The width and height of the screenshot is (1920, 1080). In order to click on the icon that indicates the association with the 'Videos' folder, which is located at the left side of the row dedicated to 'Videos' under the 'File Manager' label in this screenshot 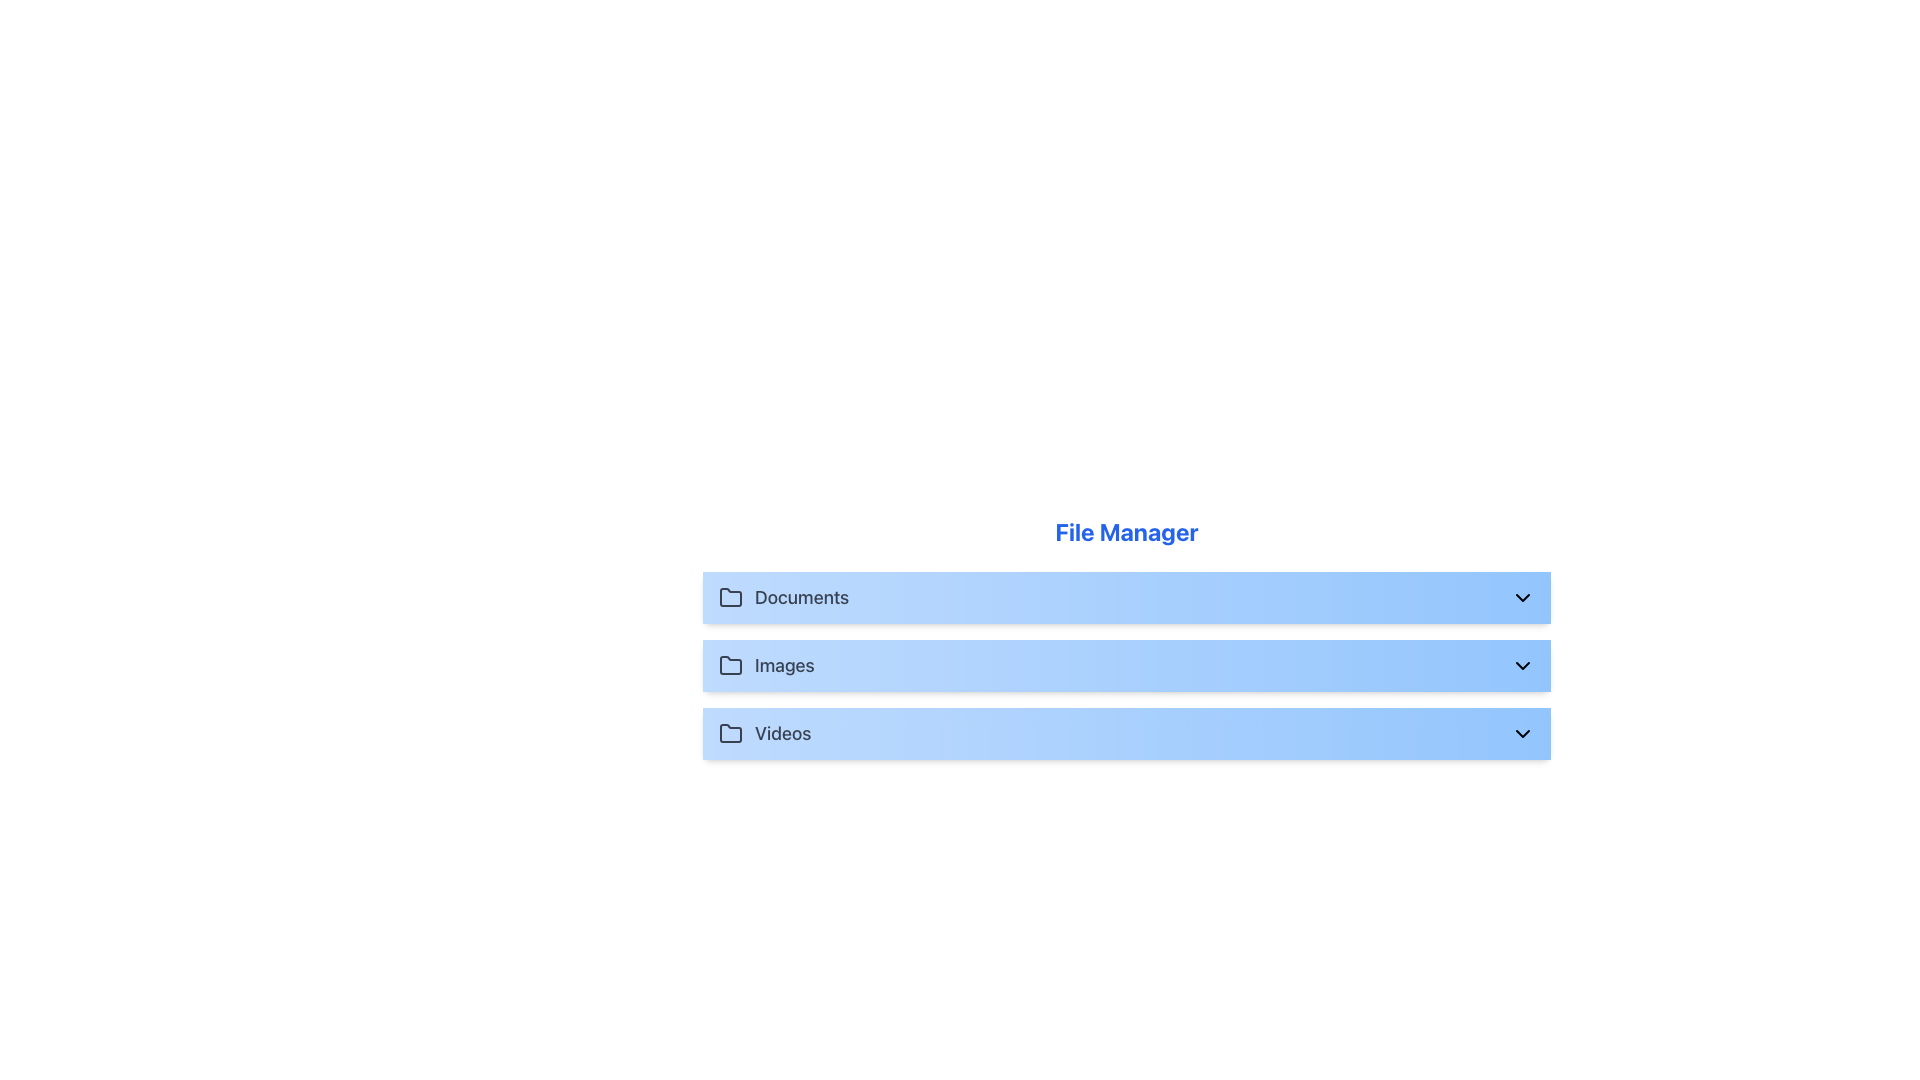, I will do `click(729, 733)`.